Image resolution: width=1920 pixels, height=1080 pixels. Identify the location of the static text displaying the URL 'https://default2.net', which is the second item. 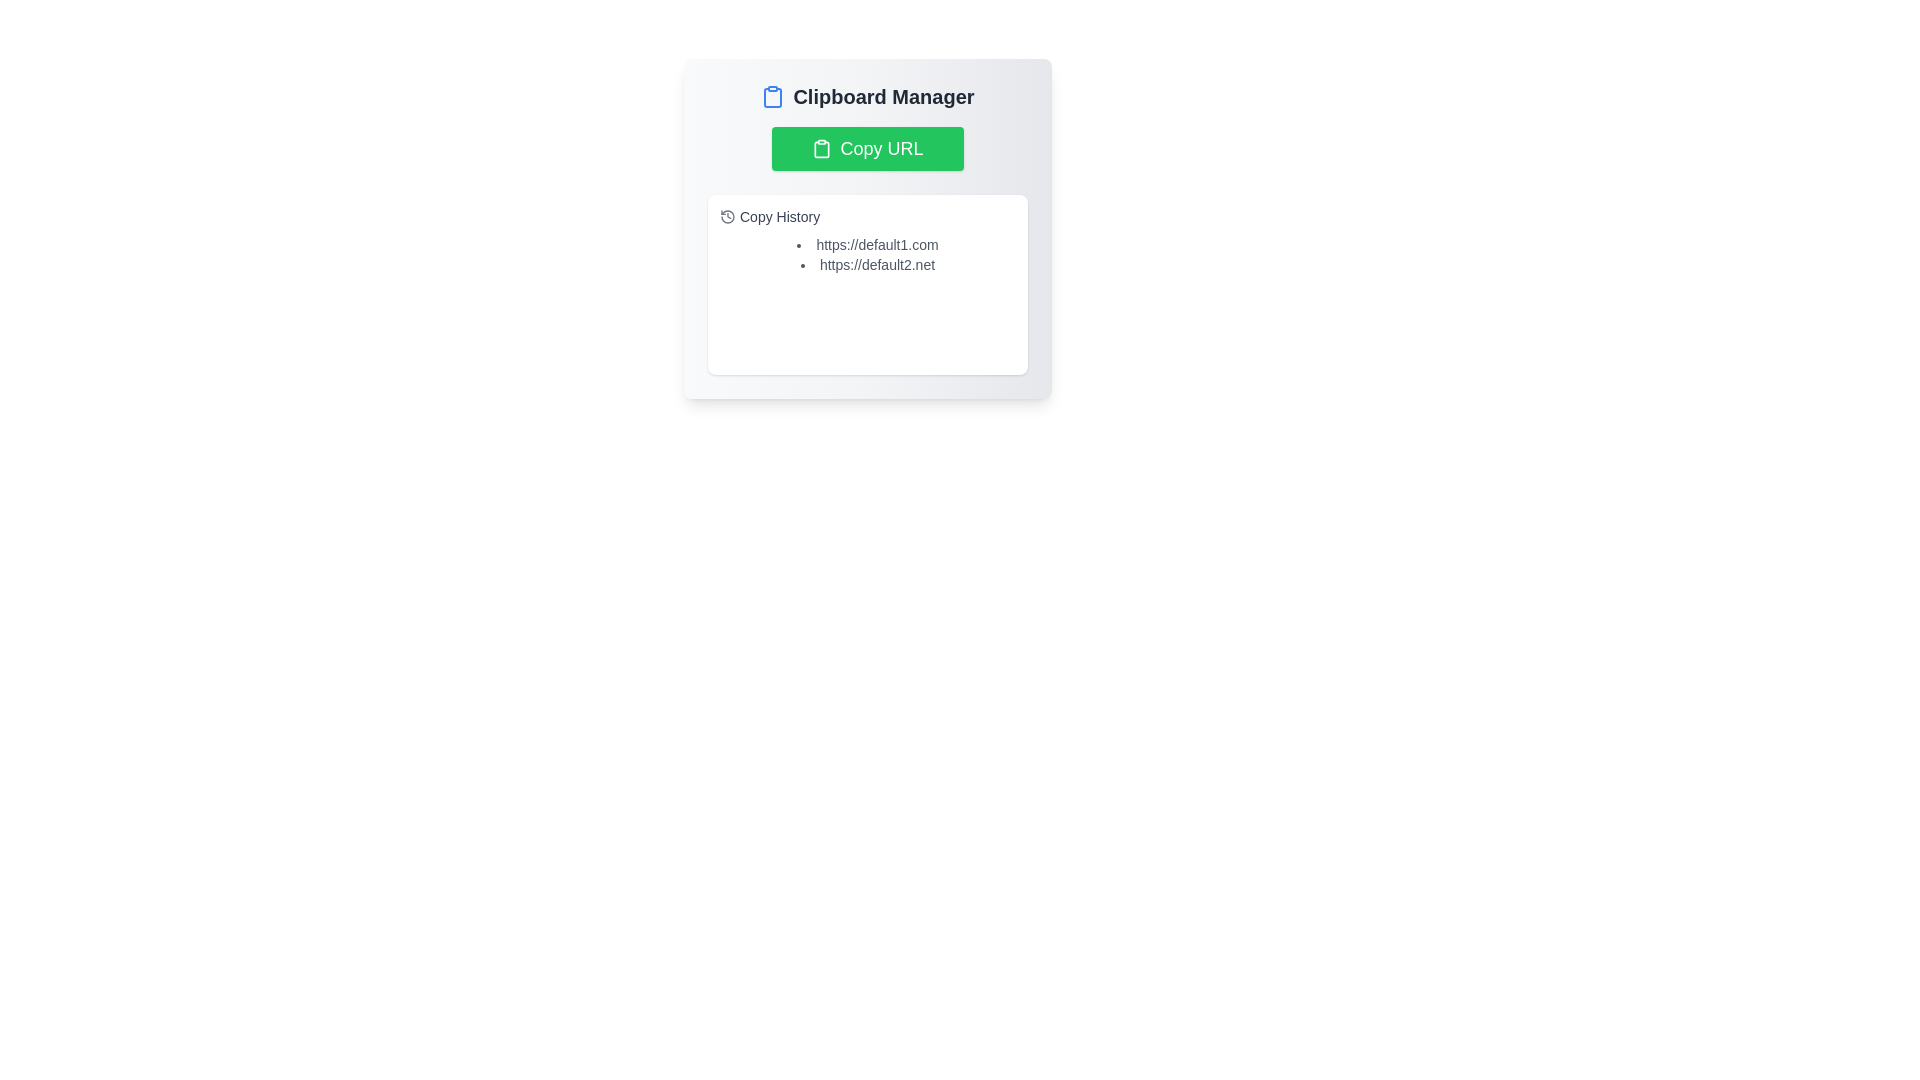
(868, 264).